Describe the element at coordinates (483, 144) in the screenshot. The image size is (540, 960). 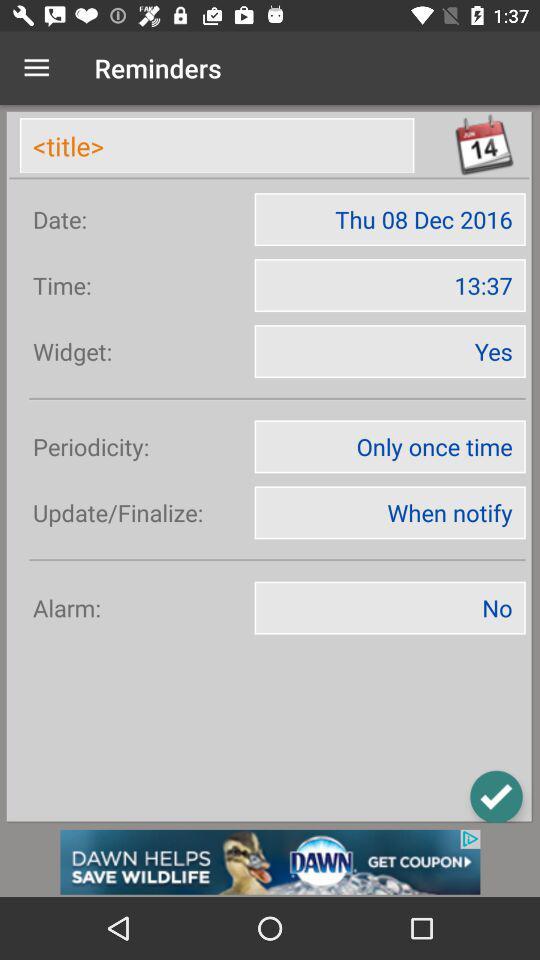
I see `the date_range icon` at that location.